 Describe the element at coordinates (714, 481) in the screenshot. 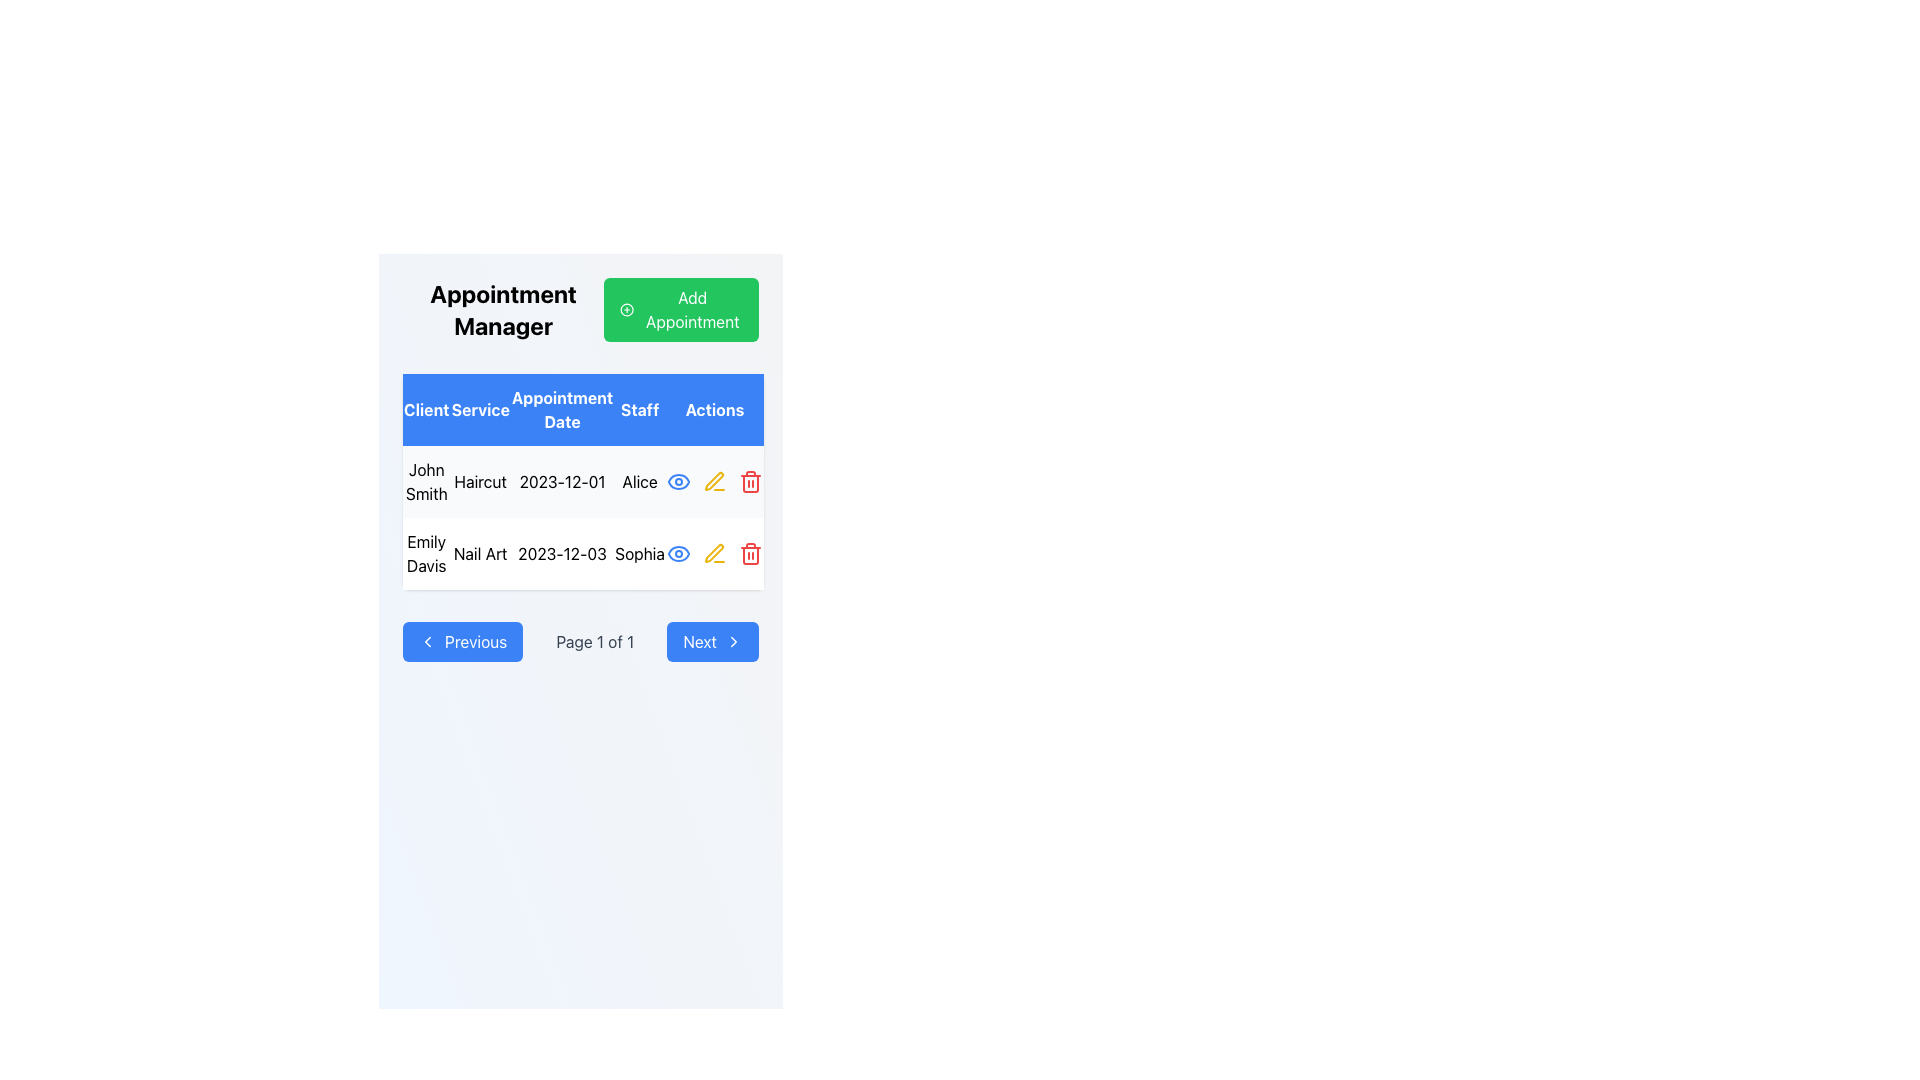

I see `the edit button icon in the second row of the table under the 'Actions' column, which is positioned to the right of the blue eye icon and to the left of the red trash bin icon, associated with 'Emily Davis'` at that location.